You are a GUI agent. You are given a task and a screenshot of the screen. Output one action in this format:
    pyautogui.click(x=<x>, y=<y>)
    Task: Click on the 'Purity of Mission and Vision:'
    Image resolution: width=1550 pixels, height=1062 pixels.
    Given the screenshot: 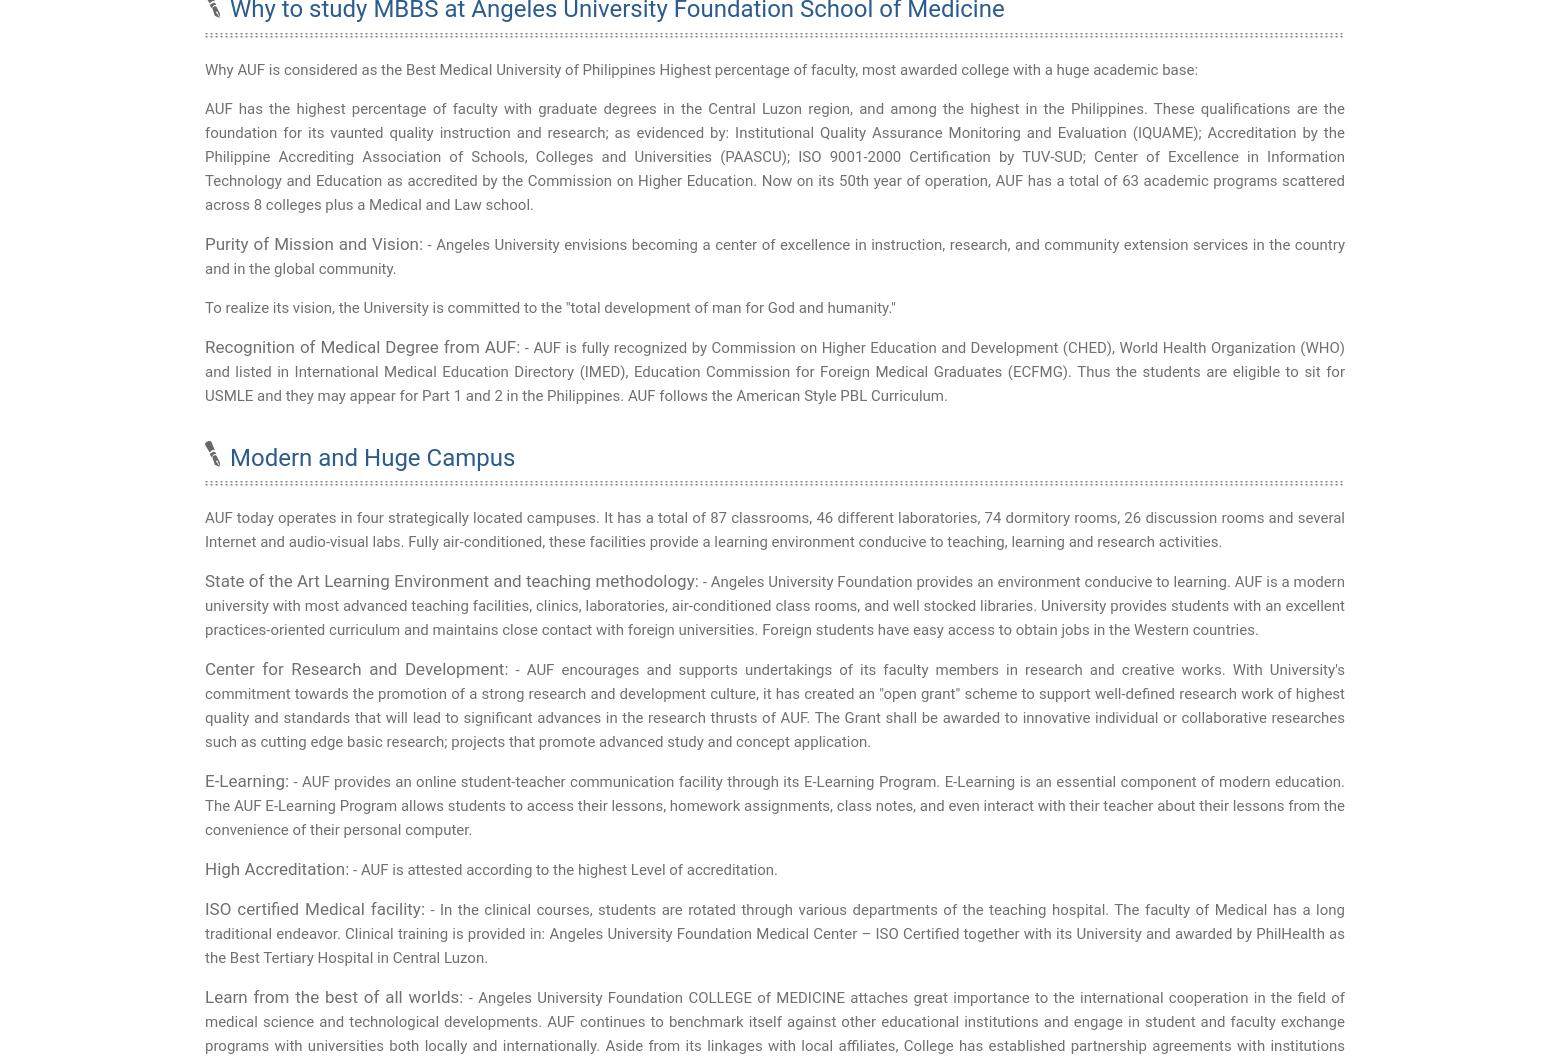 What is the action you would take?
    pyautogui.click(x=313, y=242)
    